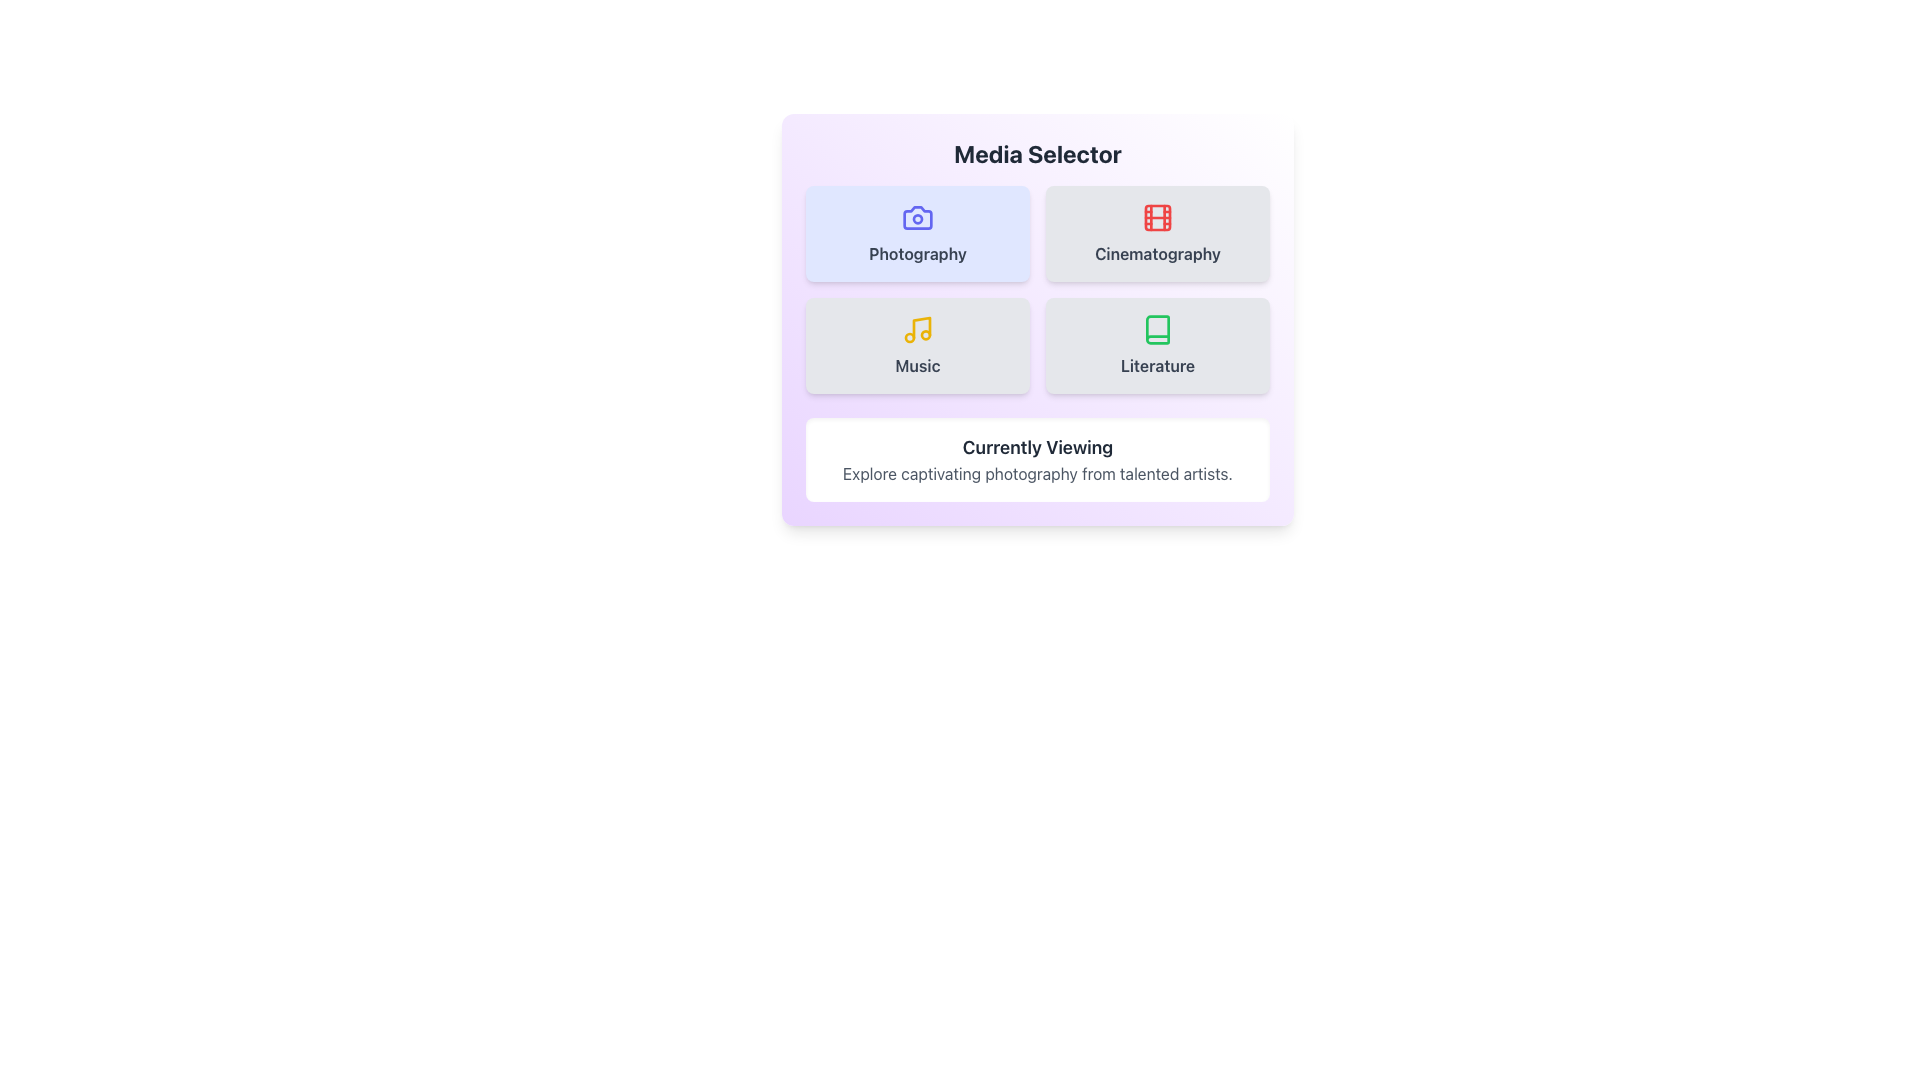 Image resolution: width=1920 pixels, height=1080 pixels. What do you see at coordinates (1037, 474) in the screenshot?
I see `the text element stating 'Explore captivating photography from talented artists', which is styled in gray and located below the title 'Currently Viewing'` at bounding box center [1037, 474].